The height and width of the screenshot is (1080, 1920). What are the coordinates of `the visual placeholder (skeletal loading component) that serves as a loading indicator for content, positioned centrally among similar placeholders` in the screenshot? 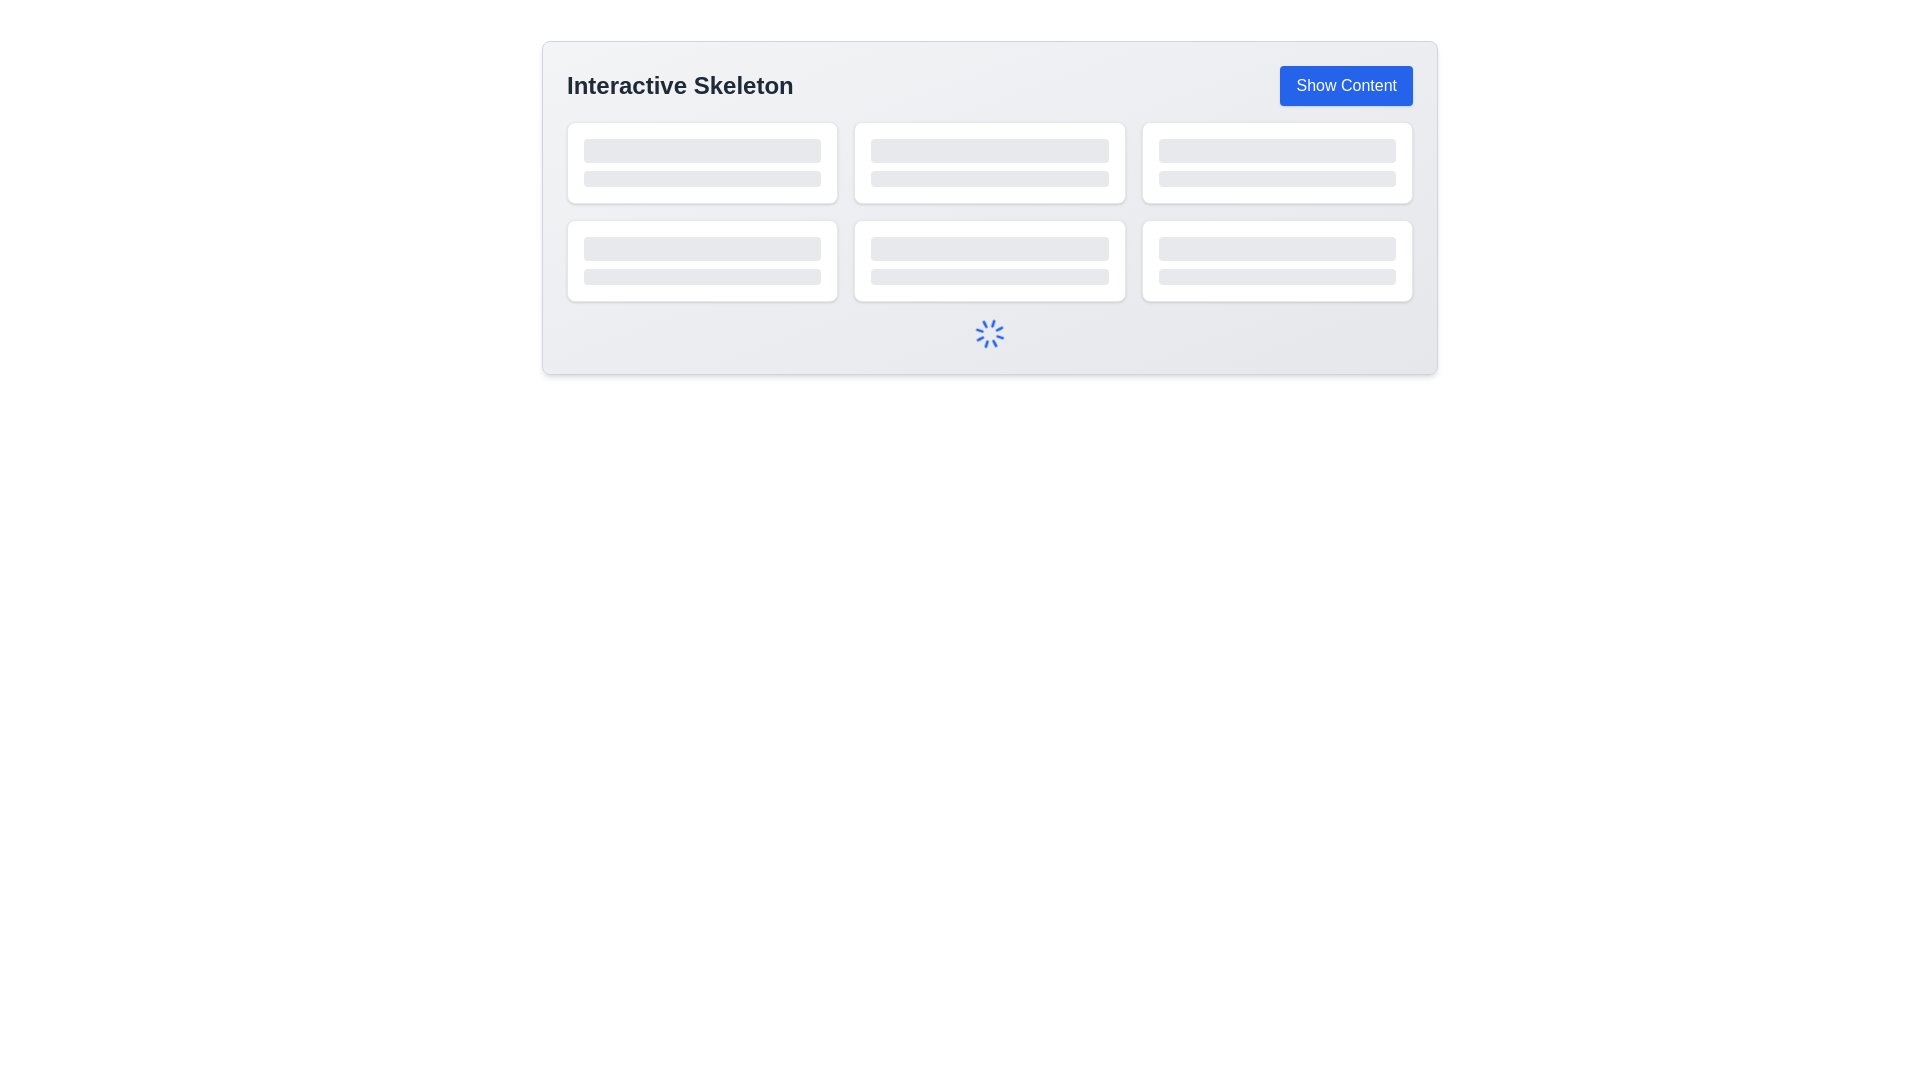 It's located at (989, 149).